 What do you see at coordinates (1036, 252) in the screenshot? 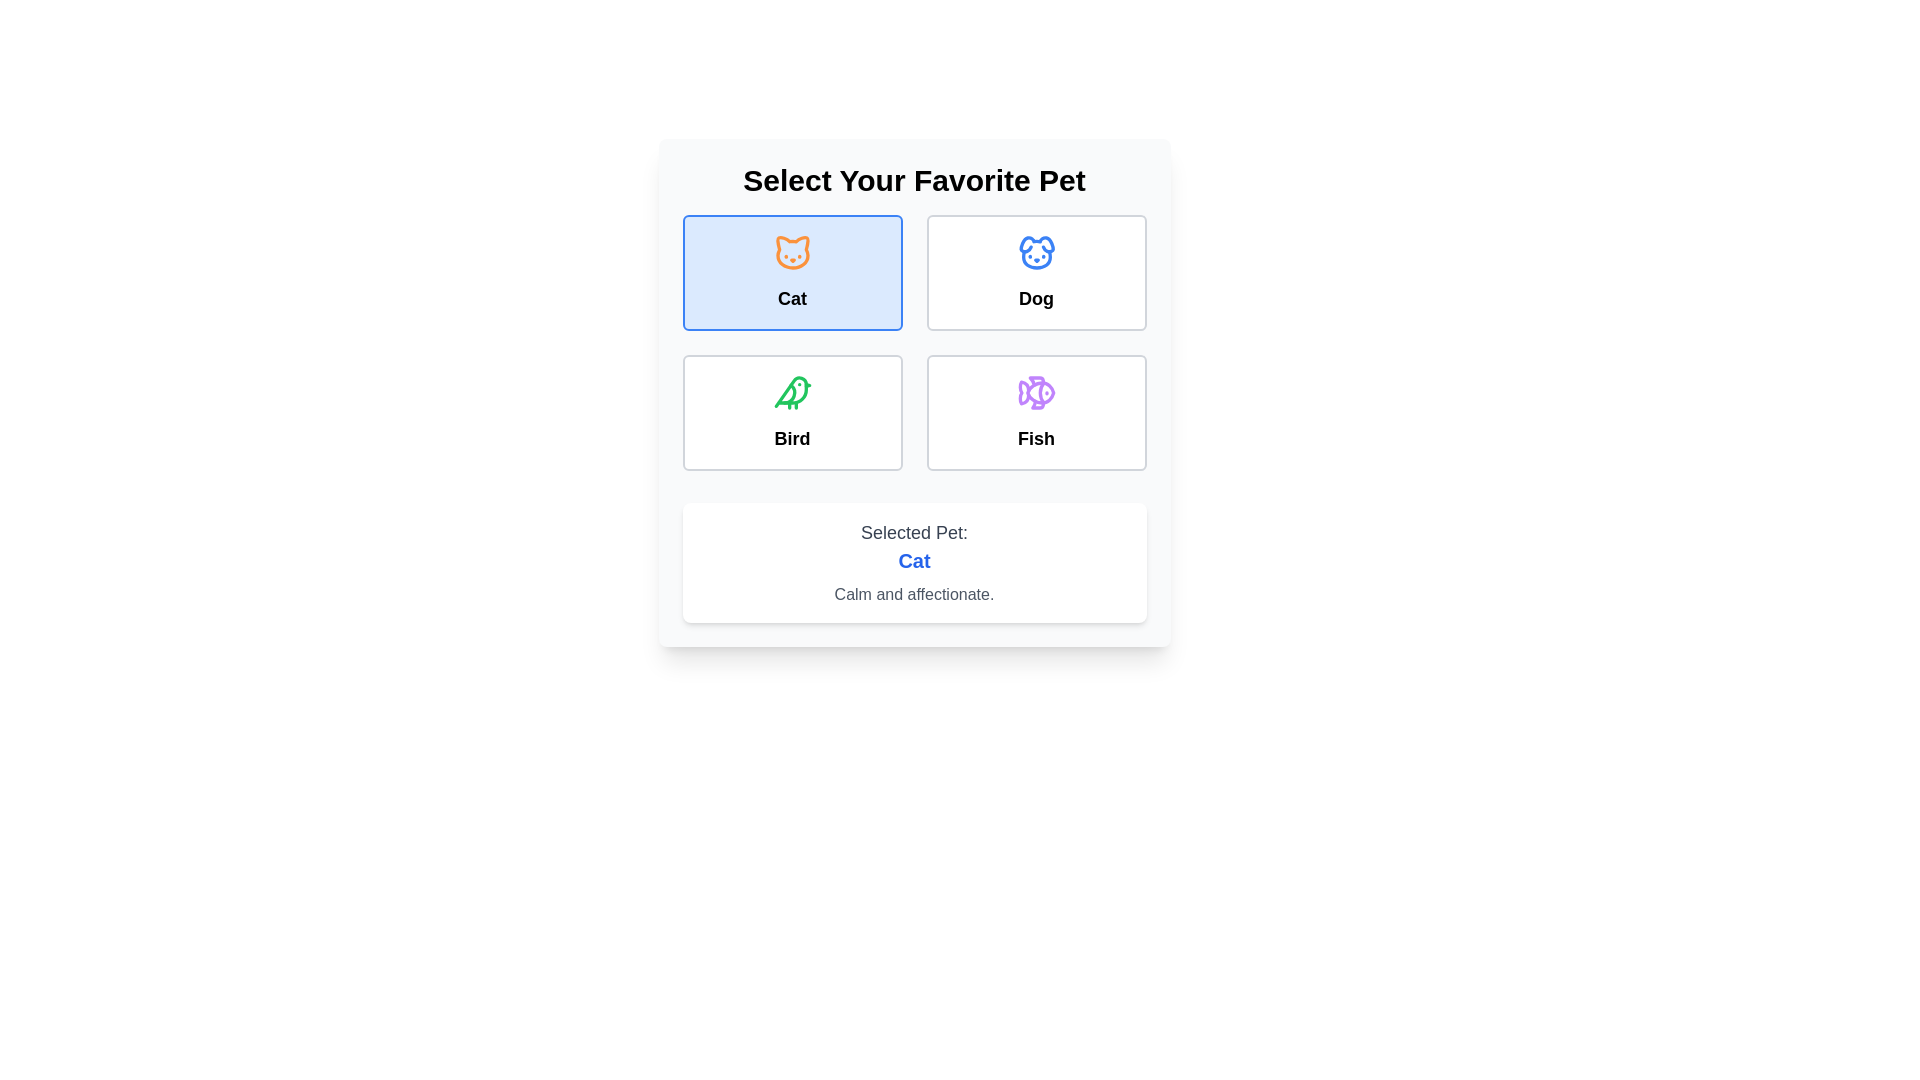
I see `the icon resembling a dog's face with a blue circular outline, located at the top section of the 'Dog' card` at bounding box center [1036, 252].